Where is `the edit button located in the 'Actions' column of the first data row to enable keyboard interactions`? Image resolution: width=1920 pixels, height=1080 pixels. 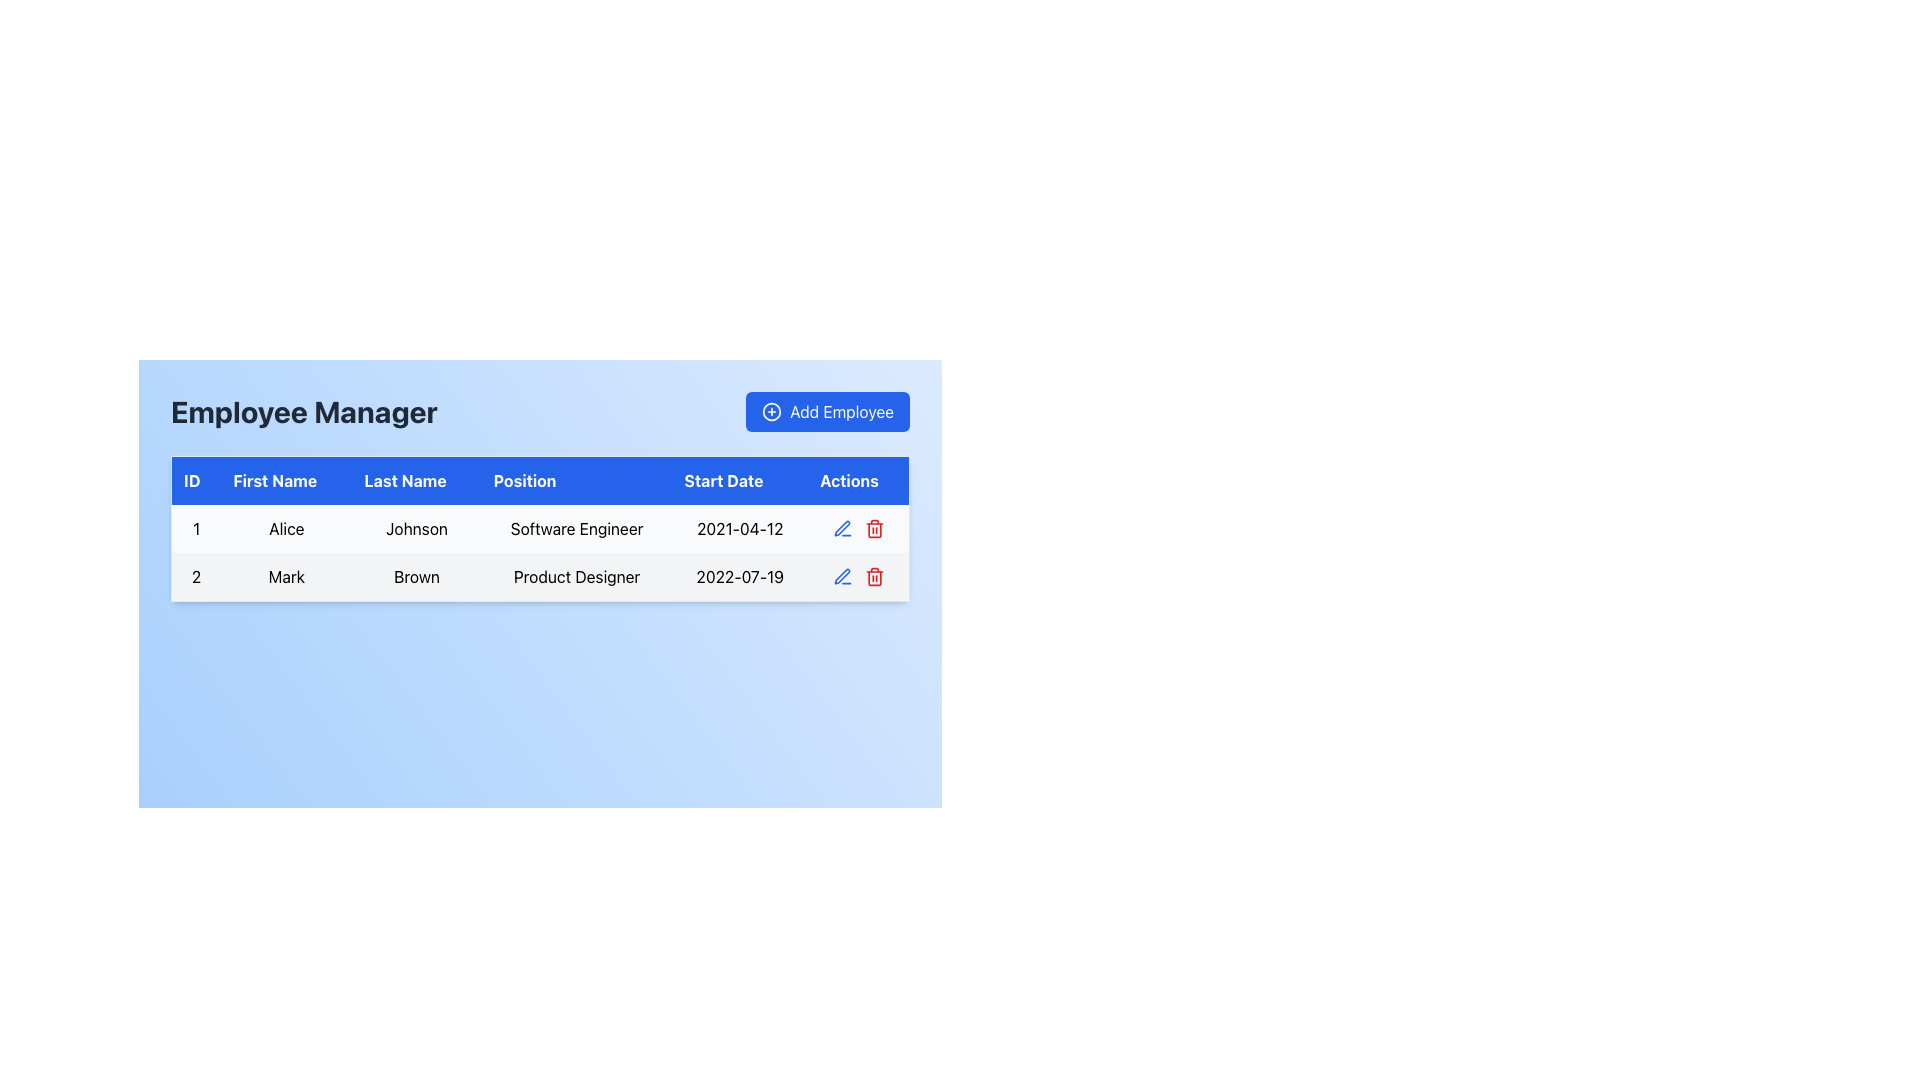
the edit button located in the 'Actions' column of the first data row to enable keyboard interactions is located at coordinates (842, 577).